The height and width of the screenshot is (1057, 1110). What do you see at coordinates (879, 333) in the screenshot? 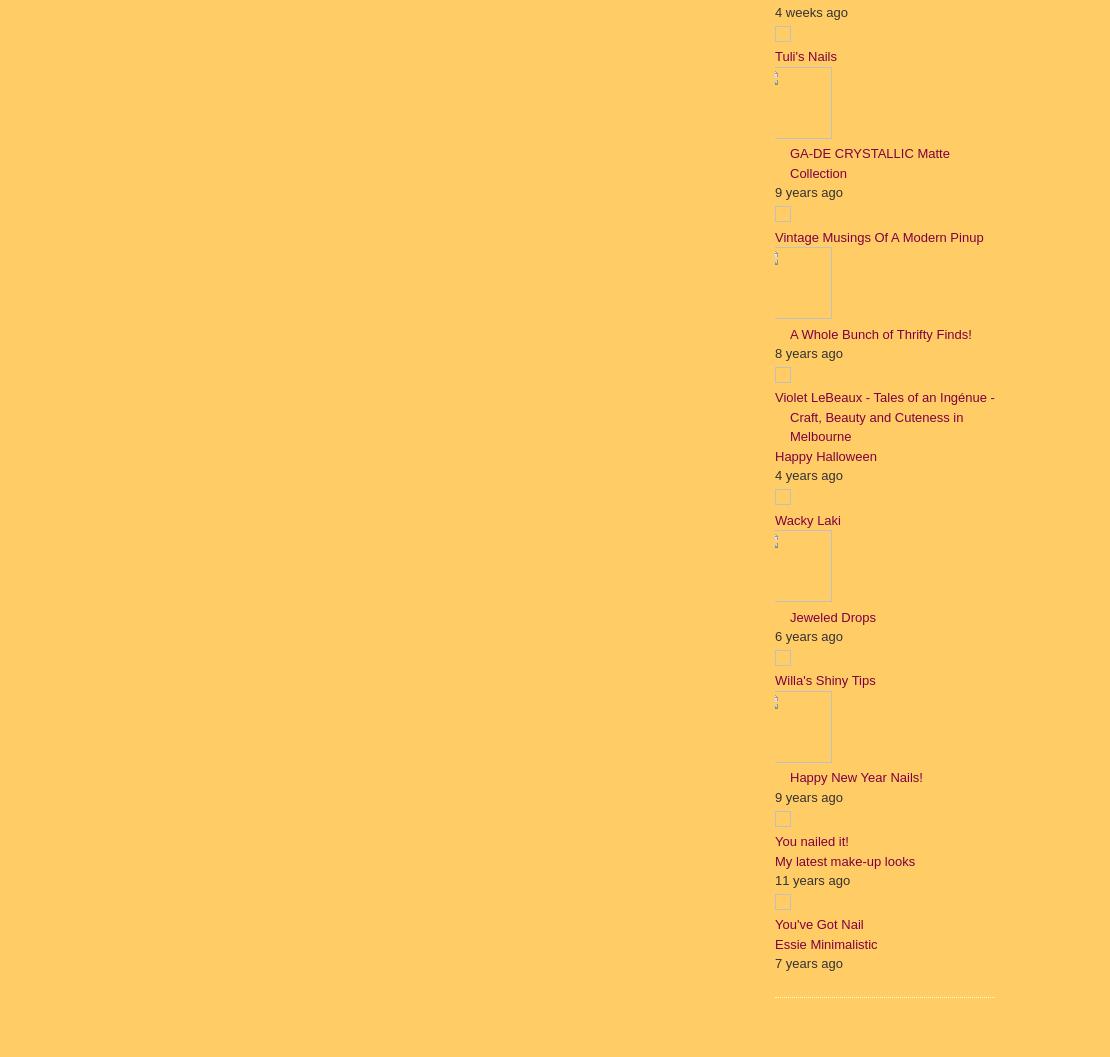
I see `'A Whole Bunch of Thrifty Finds!'` at bounding box center [879, 333].